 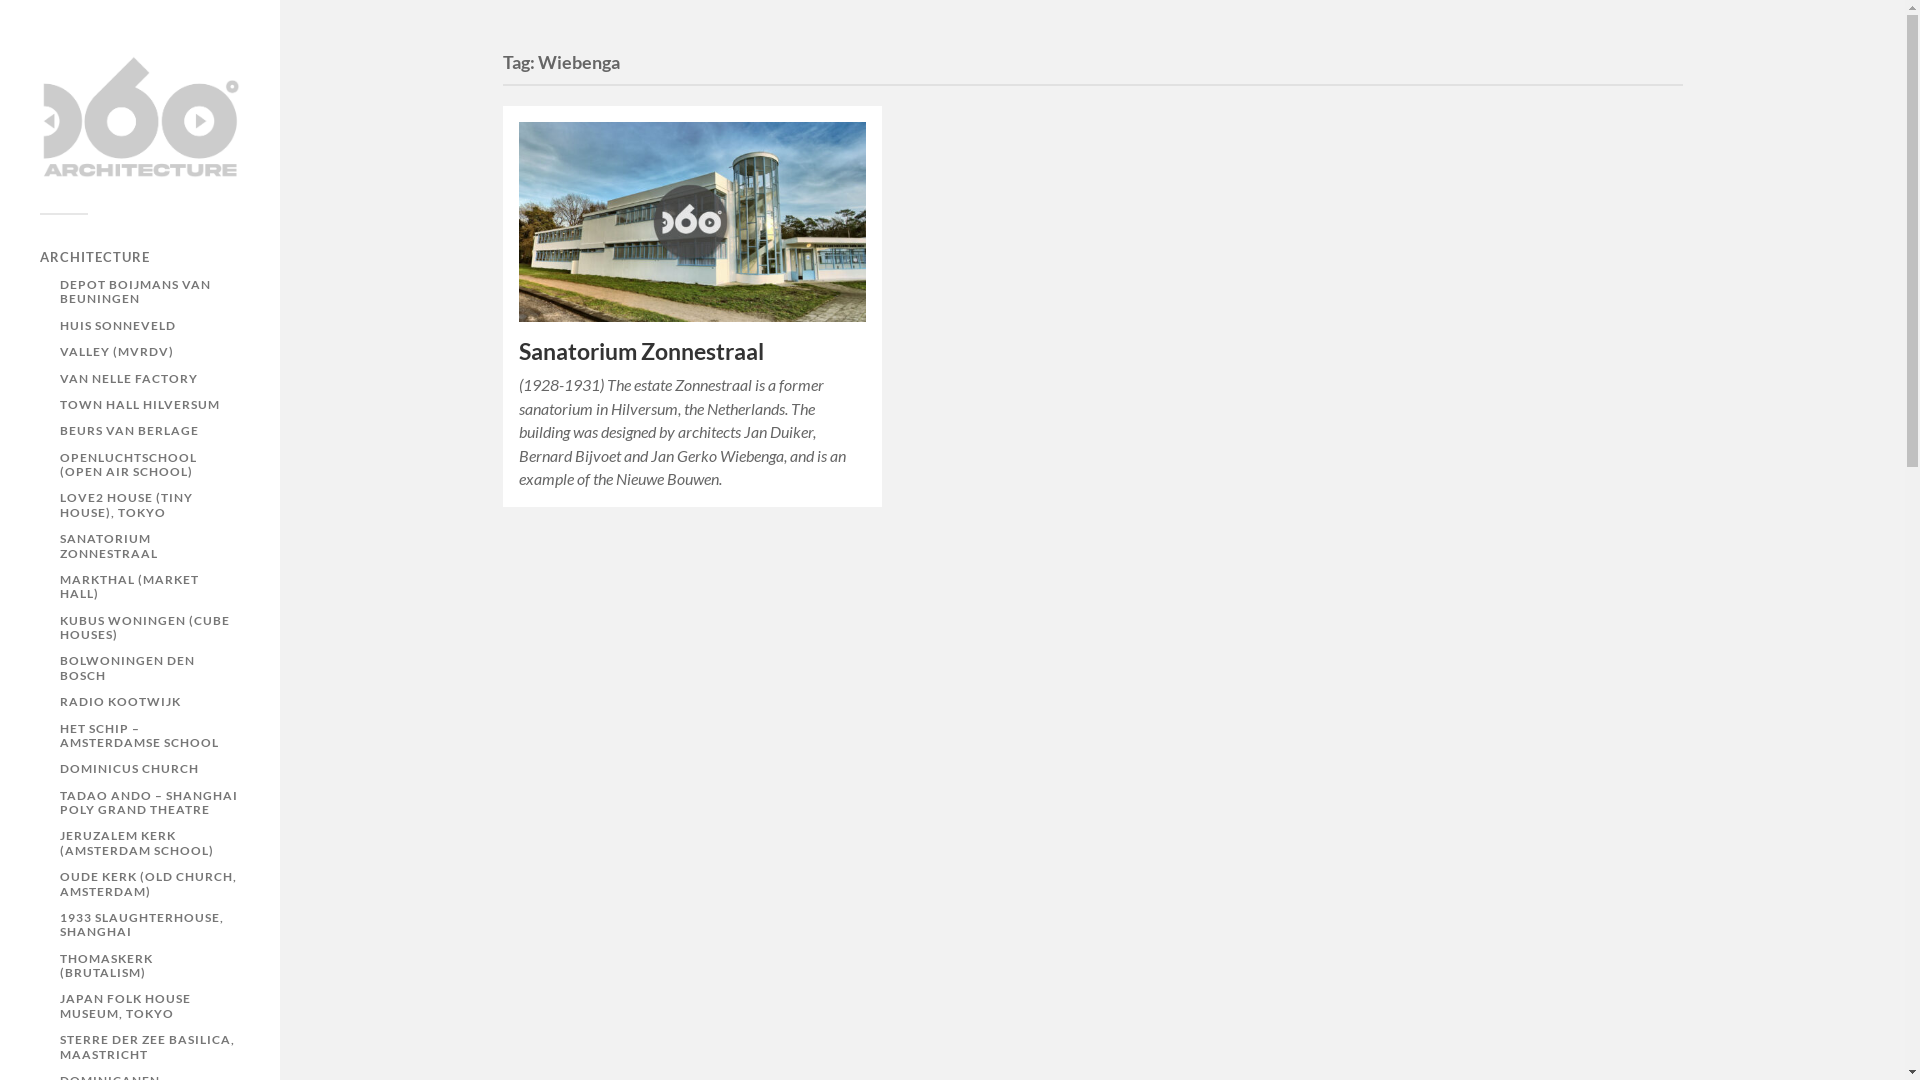 I want to click on 'TOWN HALL HILVERSUM', so click(x=138, y=404).